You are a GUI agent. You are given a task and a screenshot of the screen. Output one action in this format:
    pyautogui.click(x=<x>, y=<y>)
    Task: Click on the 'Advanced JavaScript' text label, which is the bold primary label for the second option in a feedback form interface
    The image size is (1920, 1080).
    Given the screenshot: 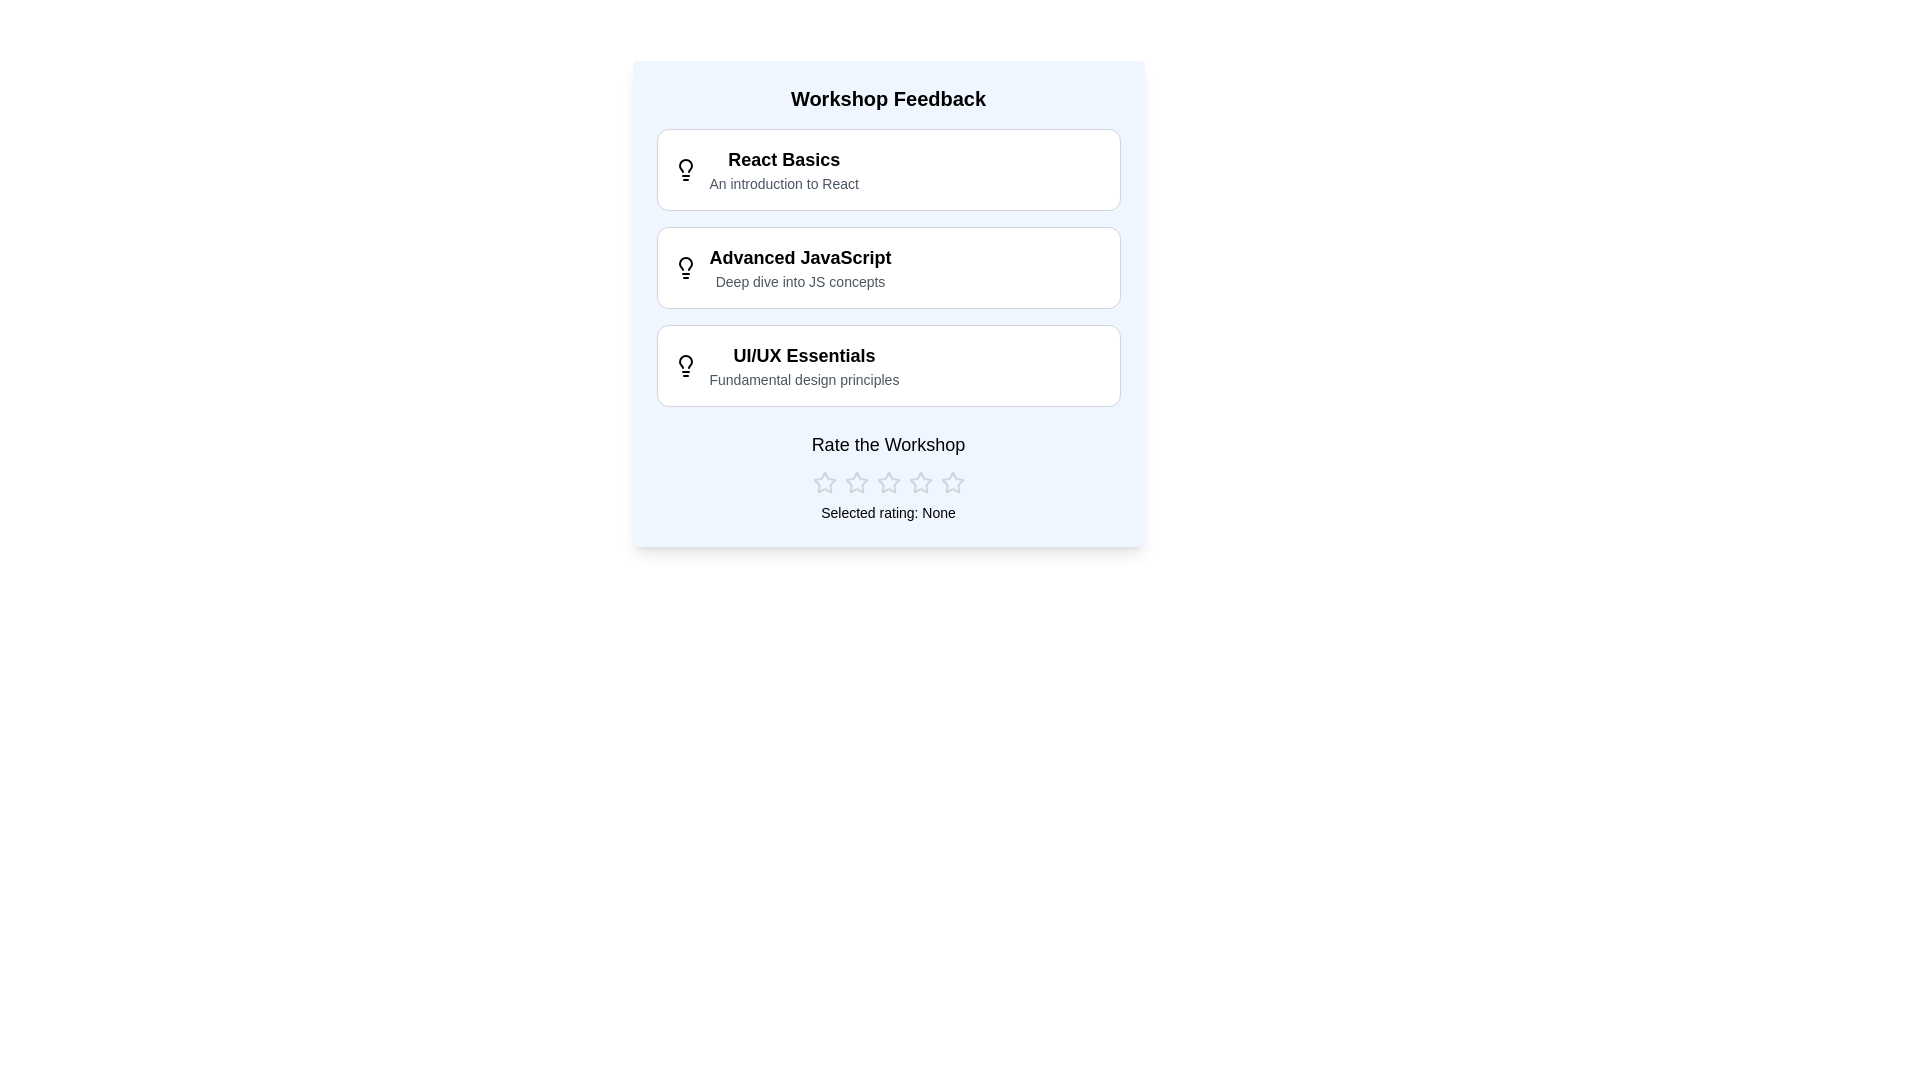 What is the action you would take?
    pyautogui.click(x=800, y=257)
    